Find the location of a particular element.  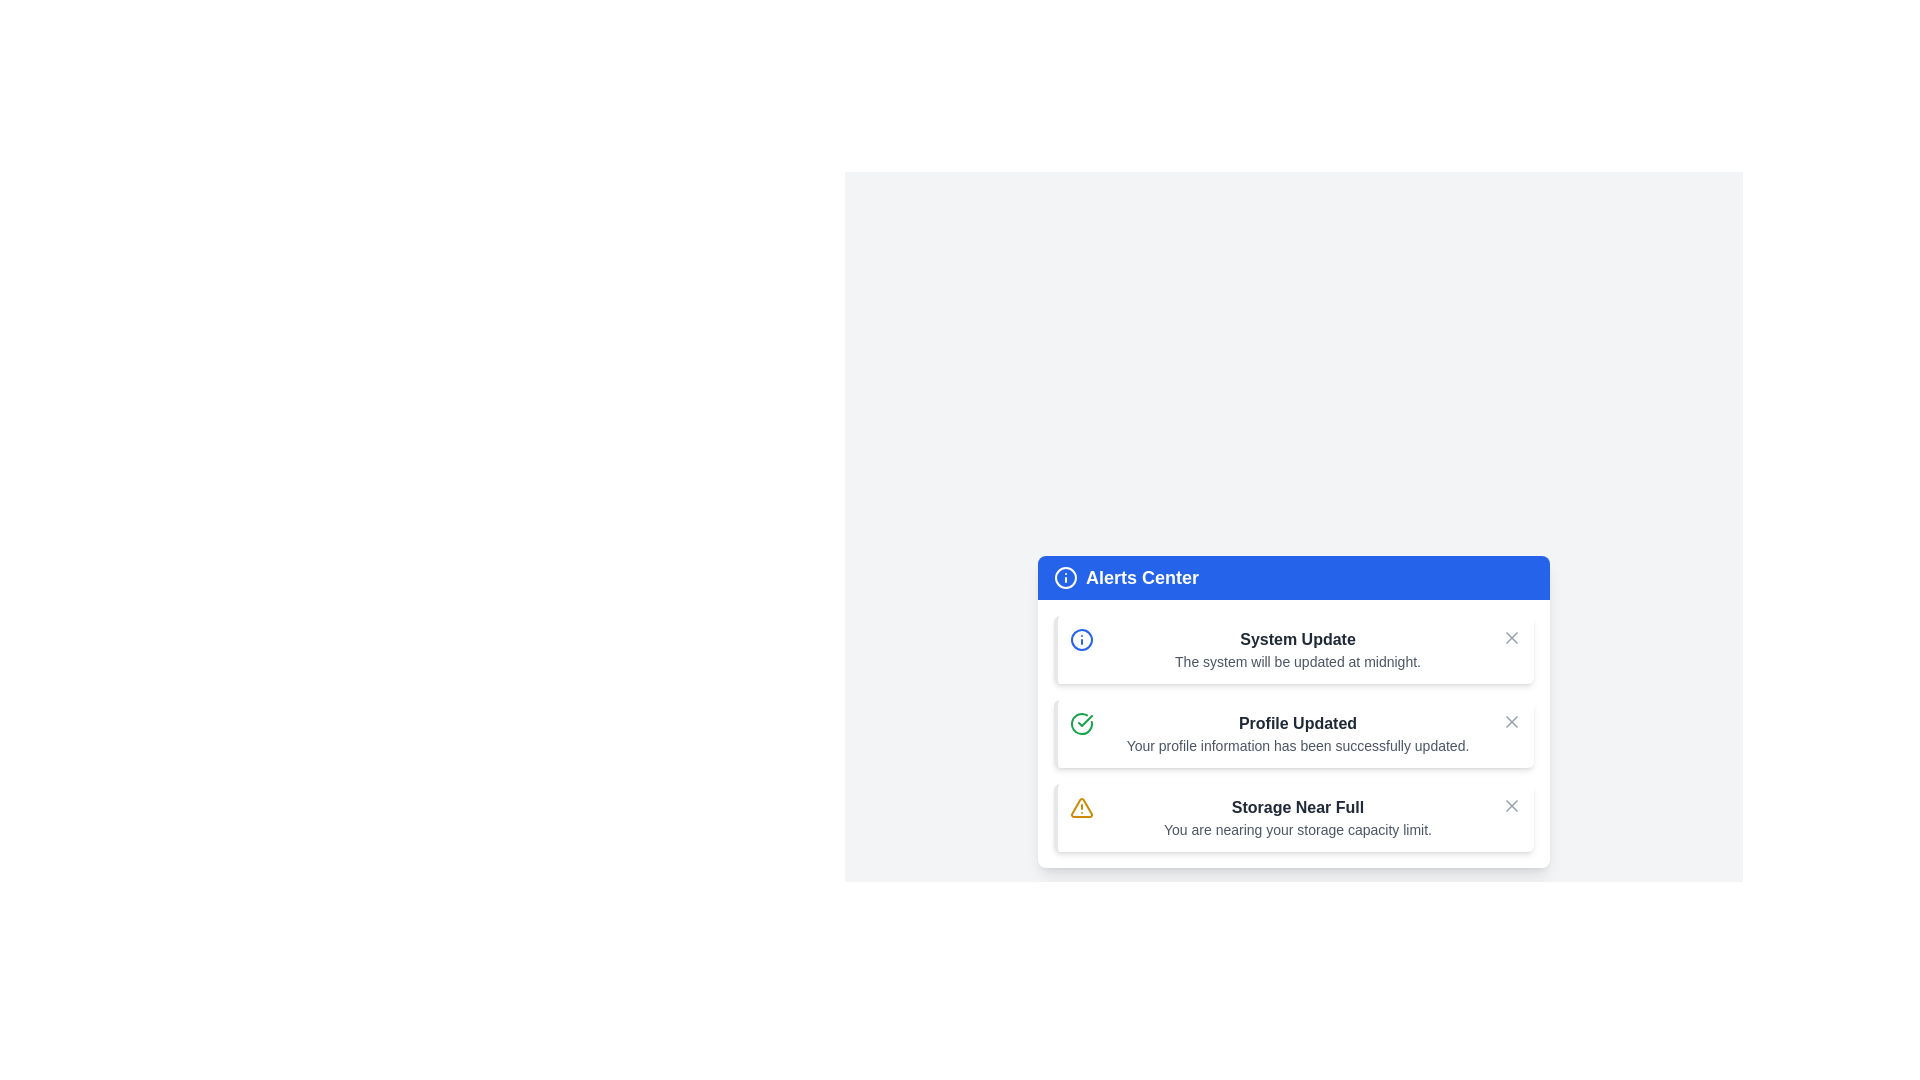

text message 'Your profile information has been successfully updated.' located below the 'Profile Updated' heading in the 'Alerts Center' is located at coordinates (1297, 745).